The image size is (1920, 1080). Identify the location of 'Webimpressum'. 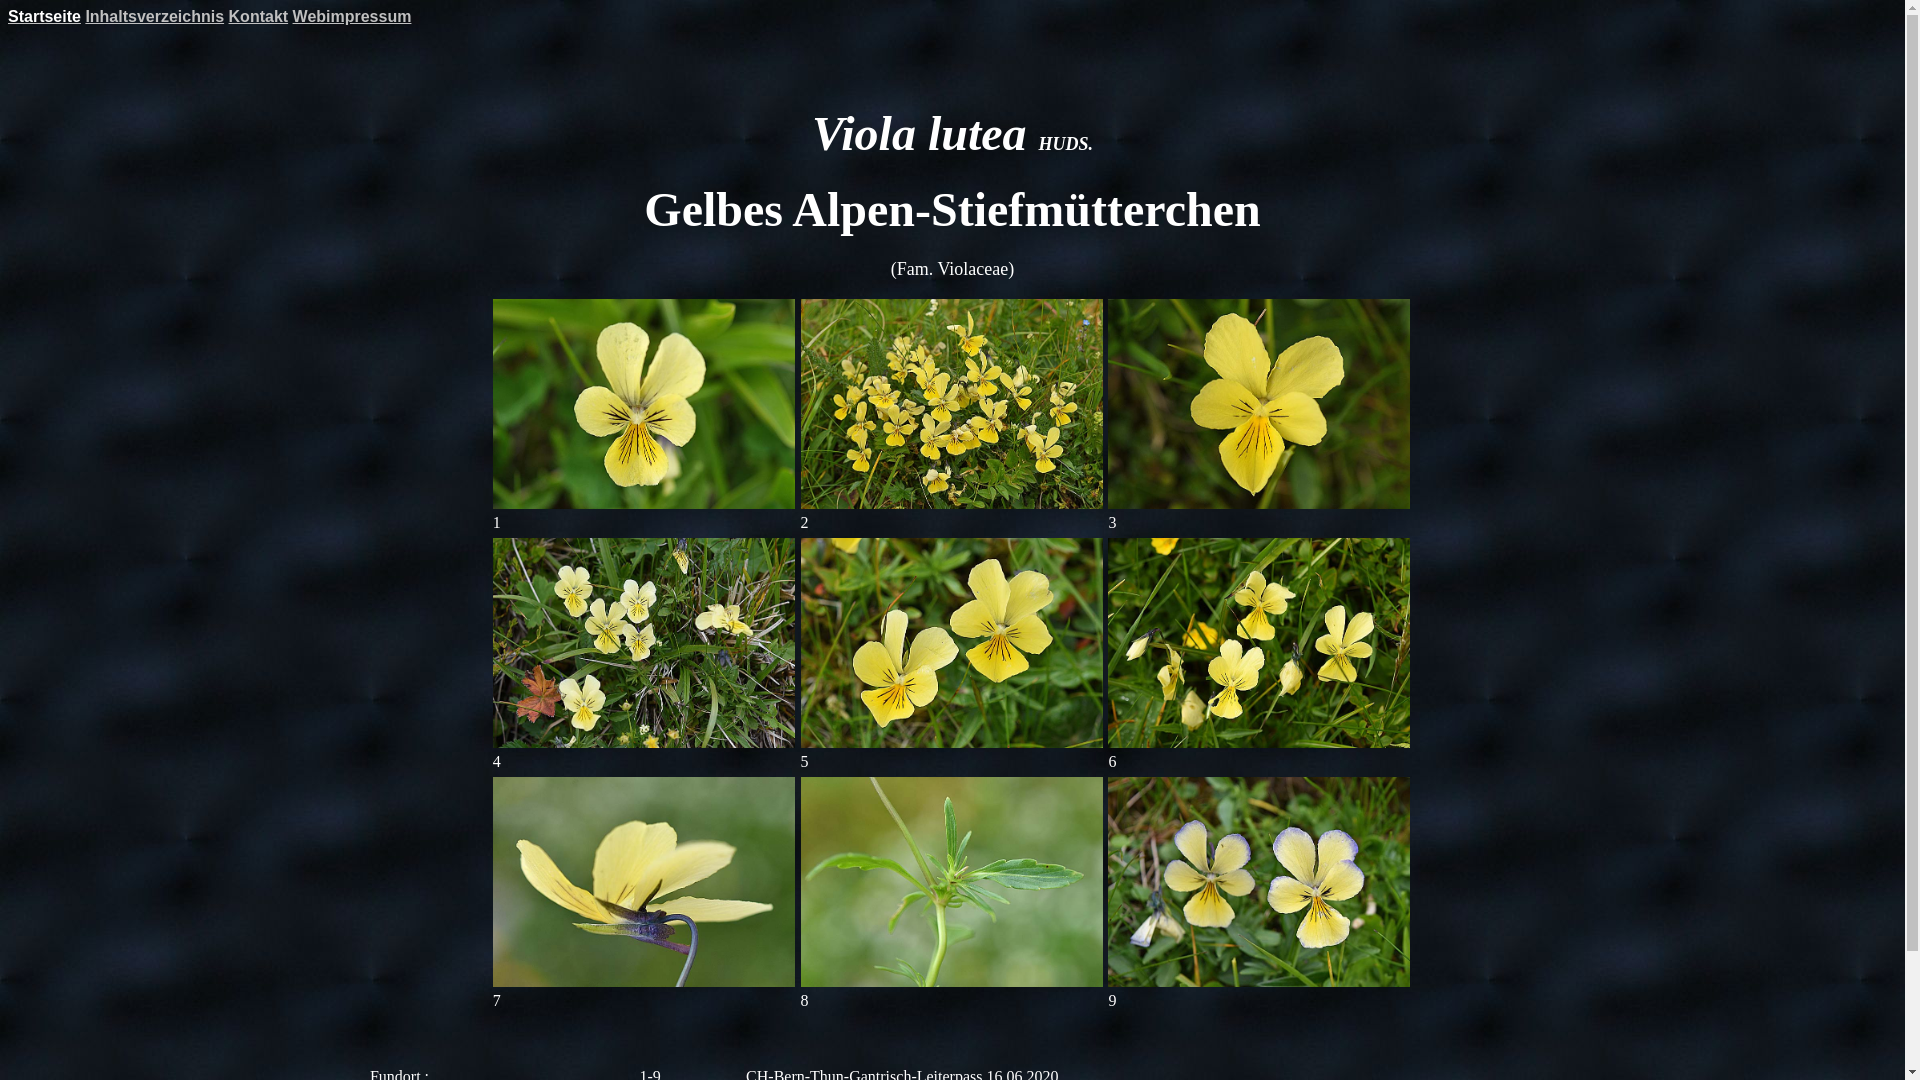
(352, 16).